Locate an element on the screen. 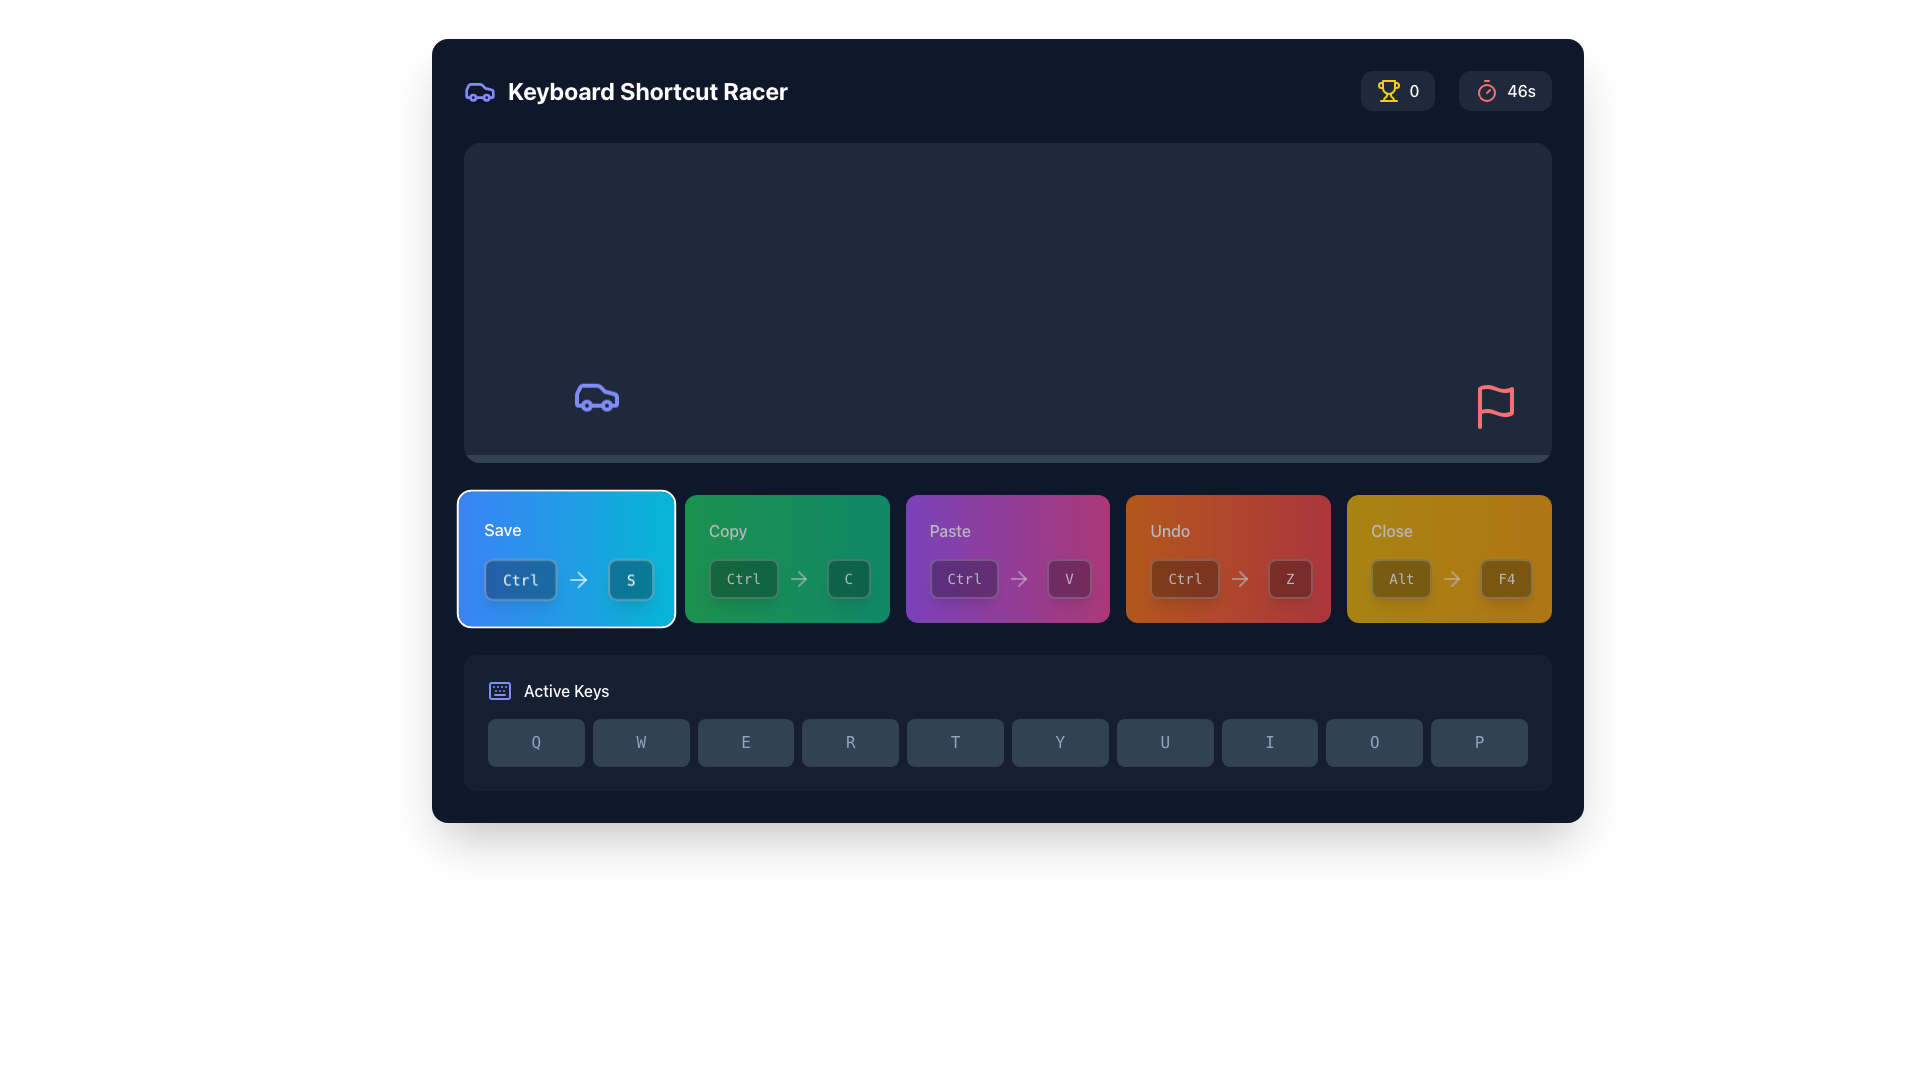  the icon that visually indicates the relationship between 'Ctrl' and 'C' in the 'Copy' button, positioned to the right of 'Ctrl' and left of 'C' is located at coordinates (797, 578).